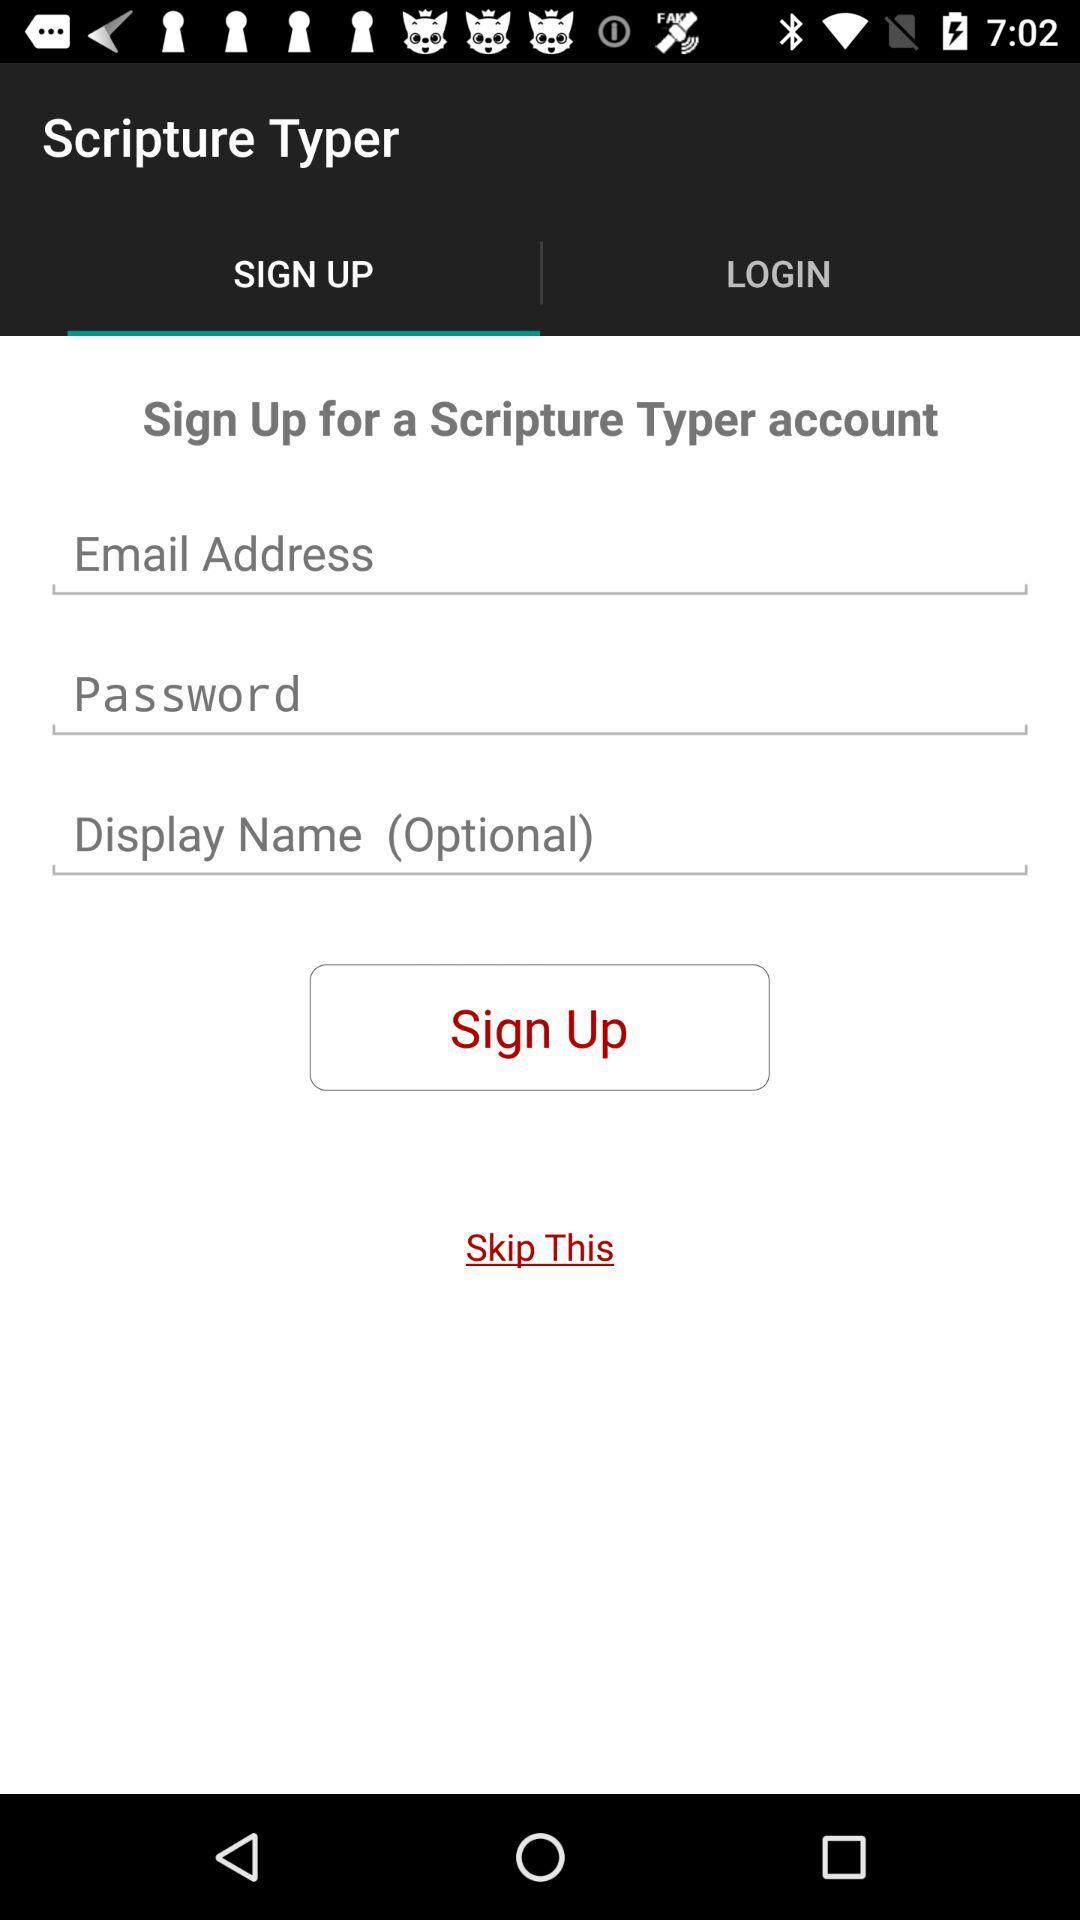 The image size is (1080, 1920). What do you see at coordinates (540, 1245) in the screenshot?
I see `the skip this icon` at bounding box center [540, 1245].